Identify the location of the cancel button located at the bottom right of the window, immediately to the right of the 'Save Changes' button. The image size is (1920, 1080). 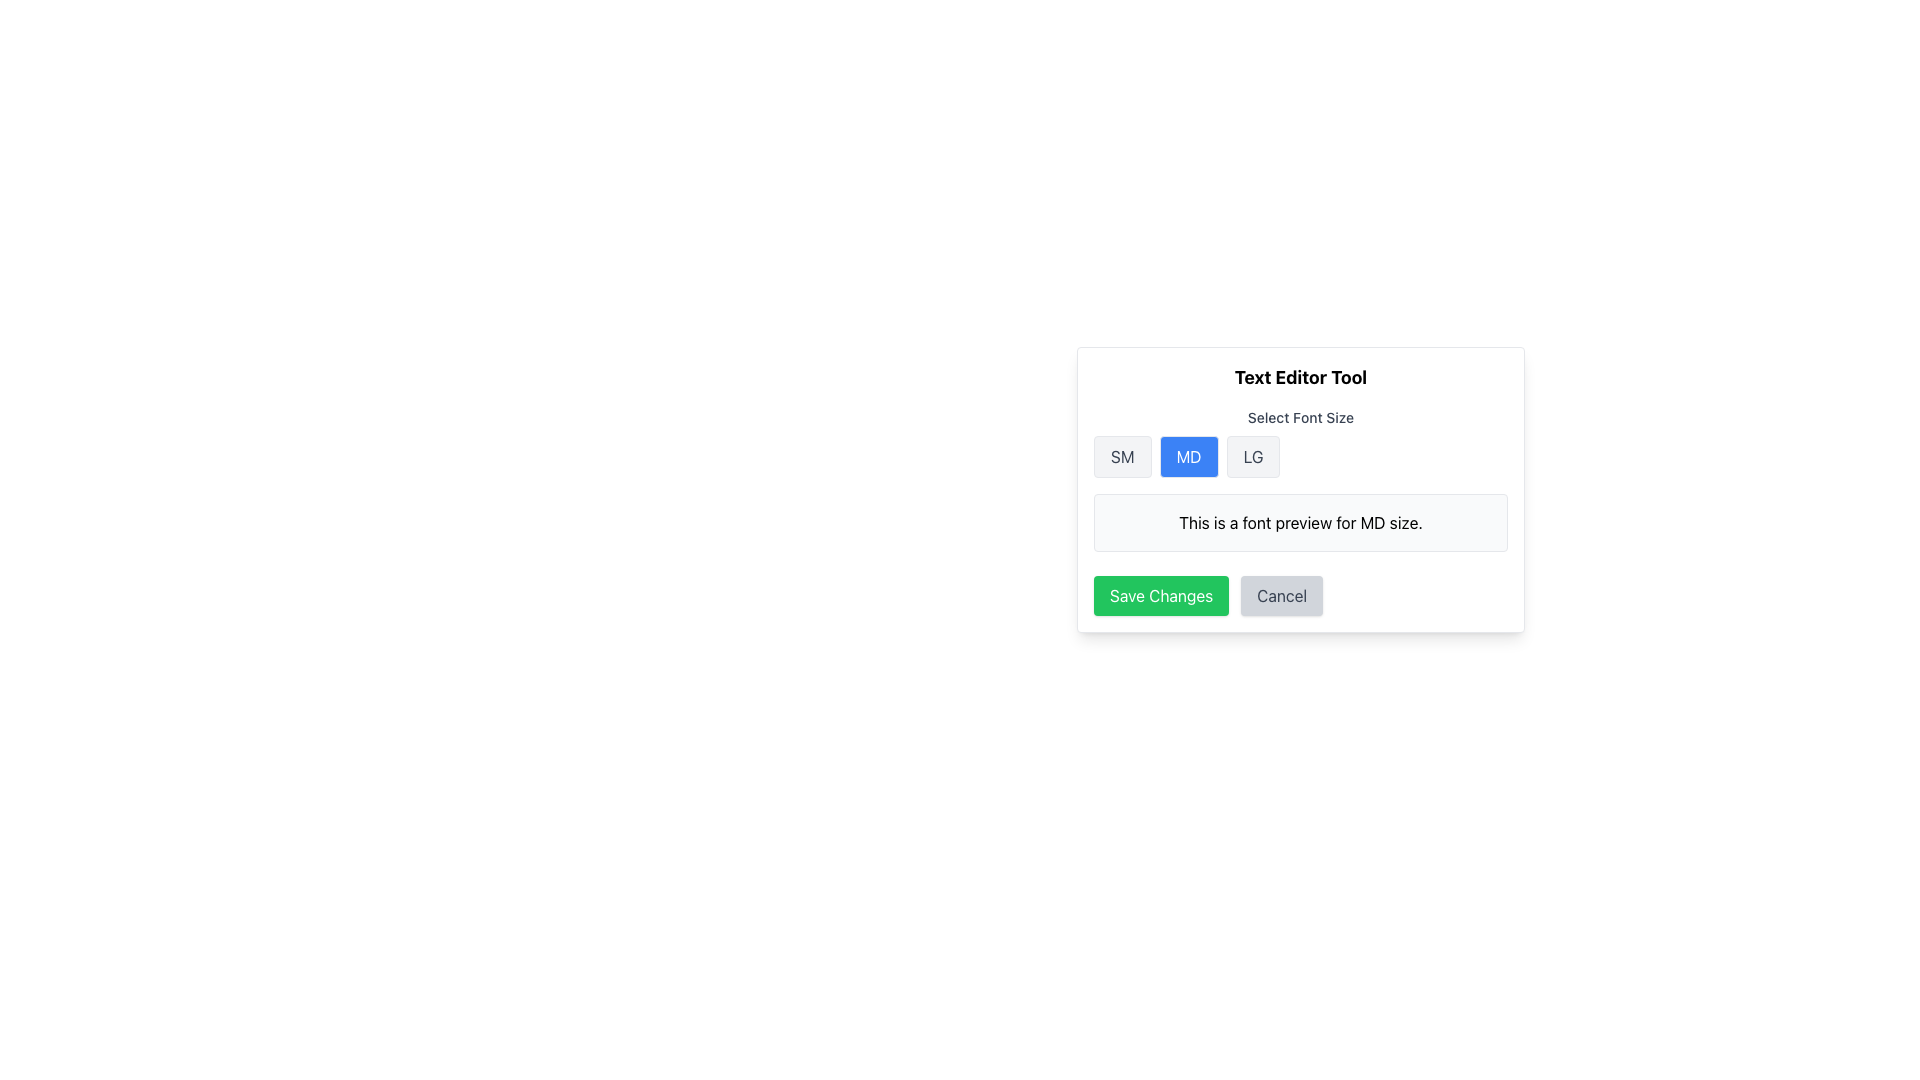
(1282, 595).